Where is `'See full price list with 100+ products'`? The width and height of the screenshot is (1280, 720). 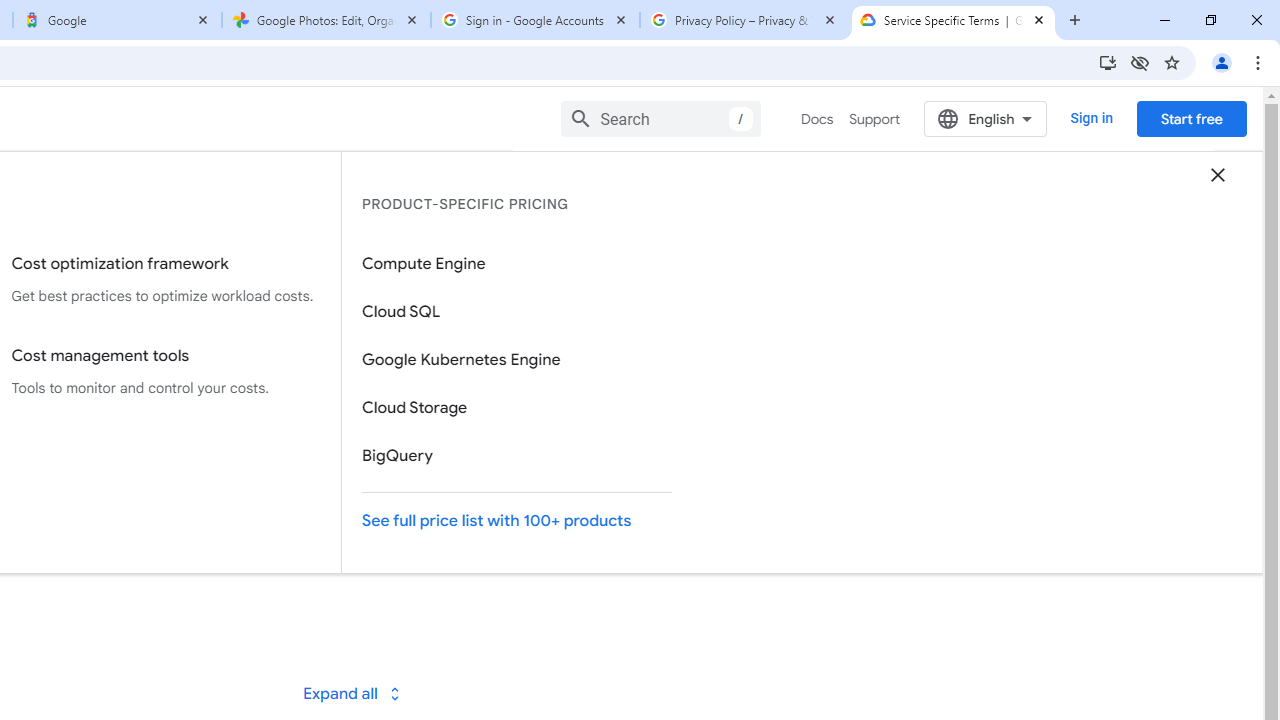 'See full price list with 100+ products' is located at coordinates (517, 519).